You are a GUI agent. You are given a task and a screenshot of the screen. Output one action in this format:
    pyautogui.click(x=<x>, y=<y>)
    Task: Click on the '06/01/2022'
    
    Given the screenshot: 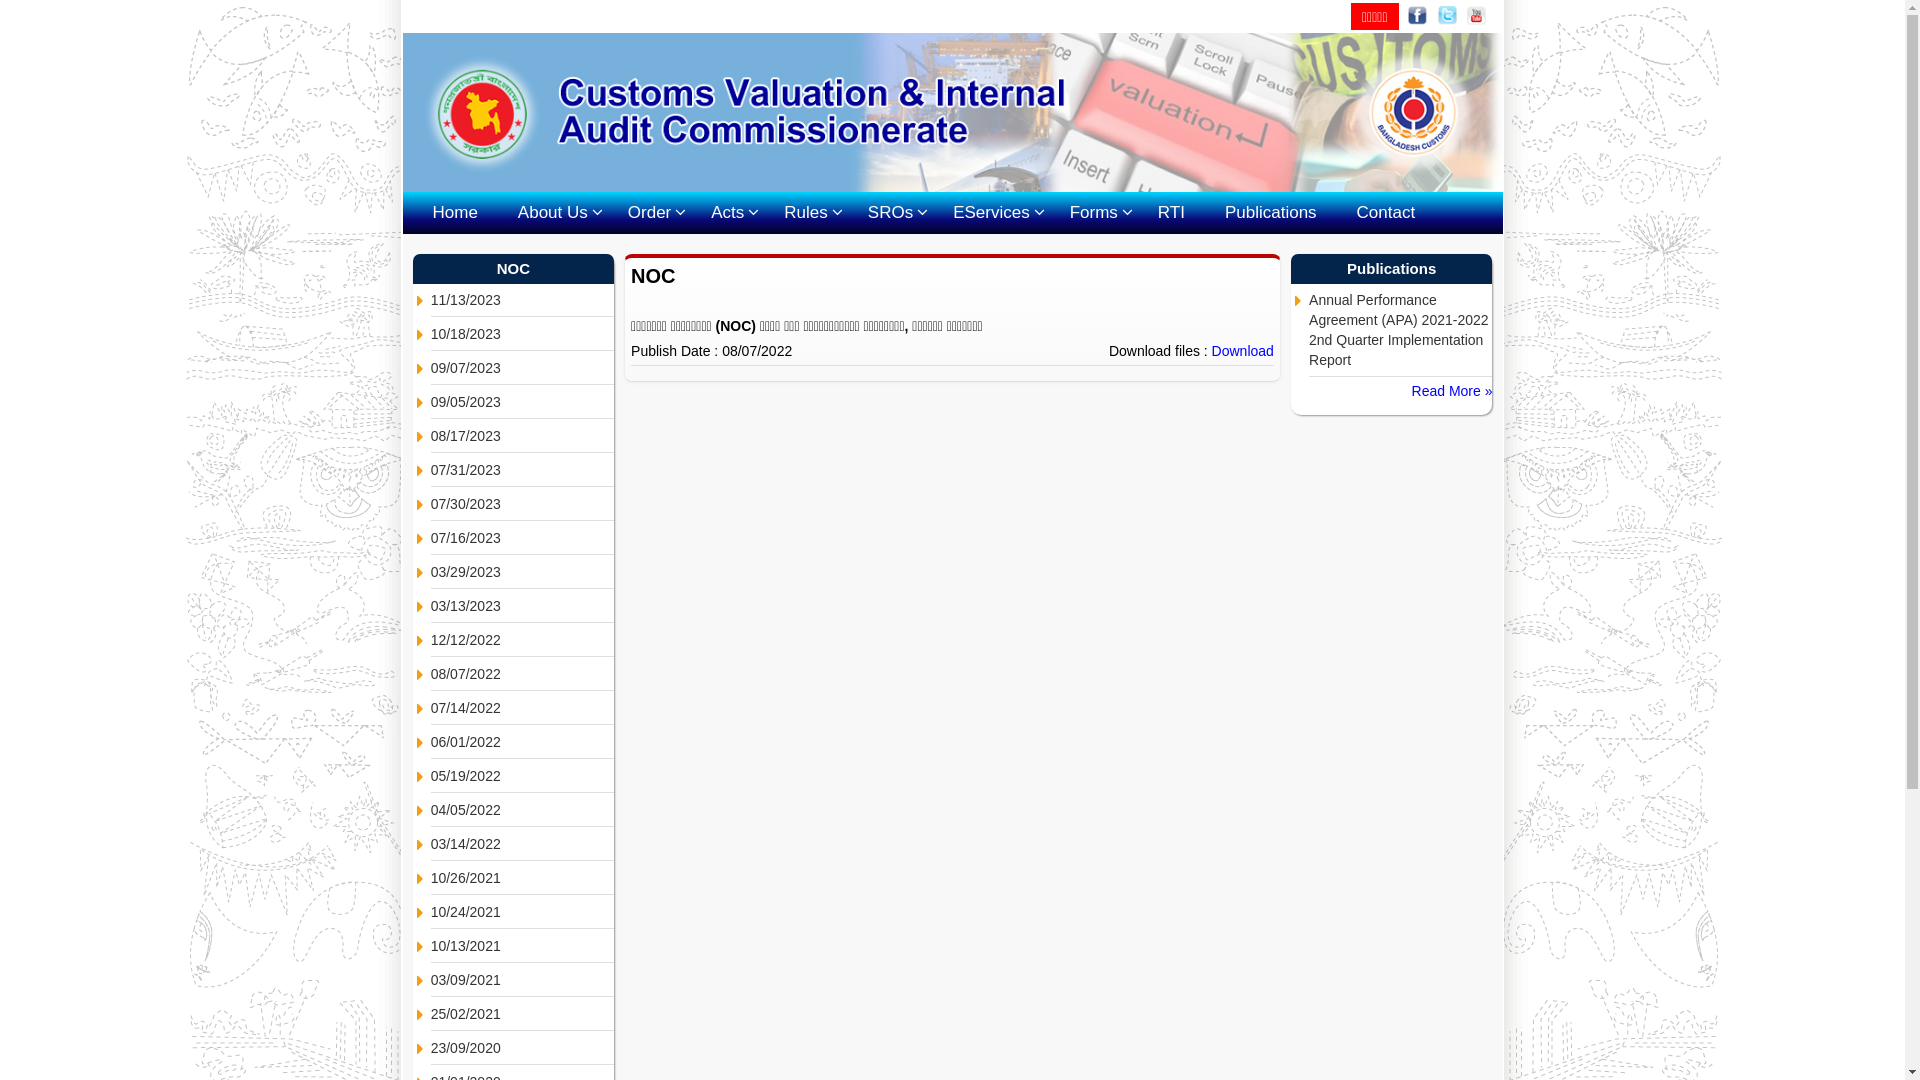 What is the action you would take?
    pyautogui.click(x=430, y=742)
    